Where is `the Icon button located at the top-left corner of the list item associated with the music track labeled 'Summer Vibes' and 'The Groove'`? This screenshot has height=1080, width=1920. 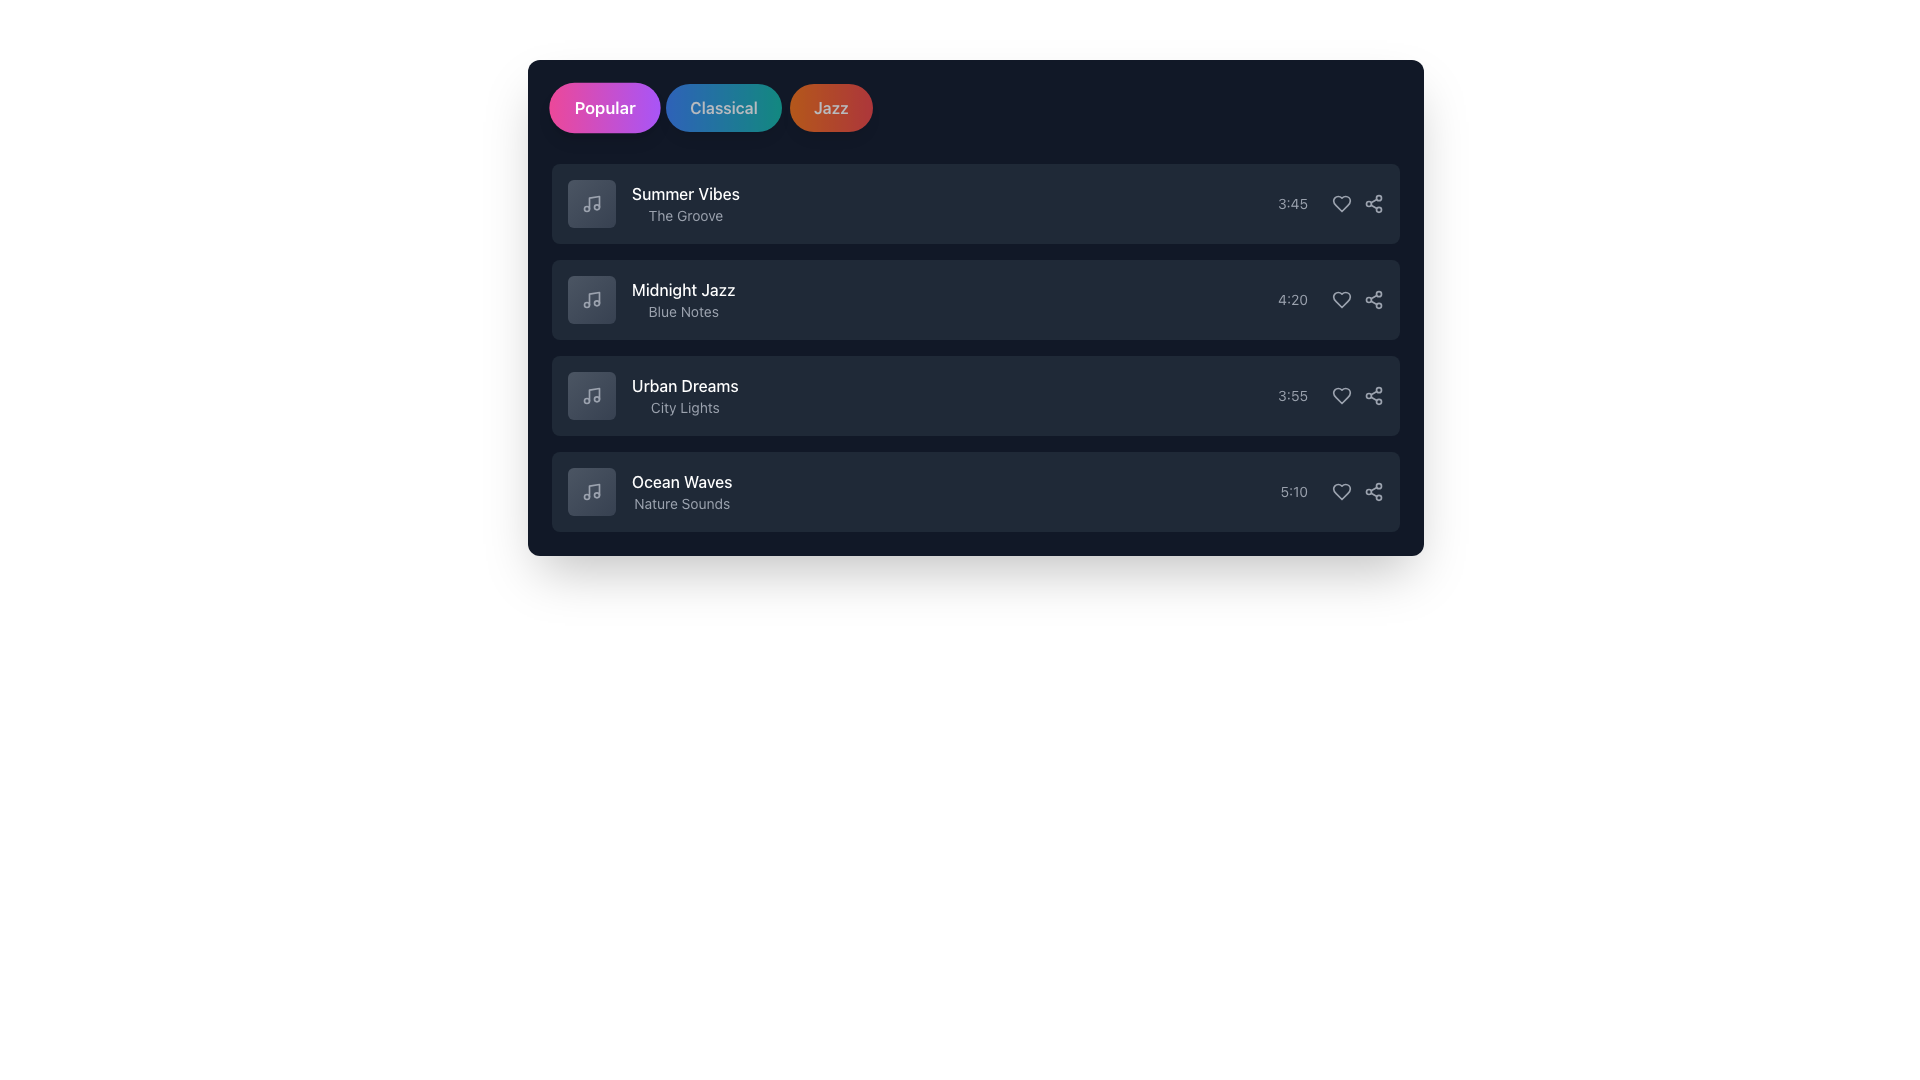
the Icon button located at the top-left corner of the list item associated with the music track labeled 'Summer Vibes' and 'The Groove' is located at coordinates (590, 204).